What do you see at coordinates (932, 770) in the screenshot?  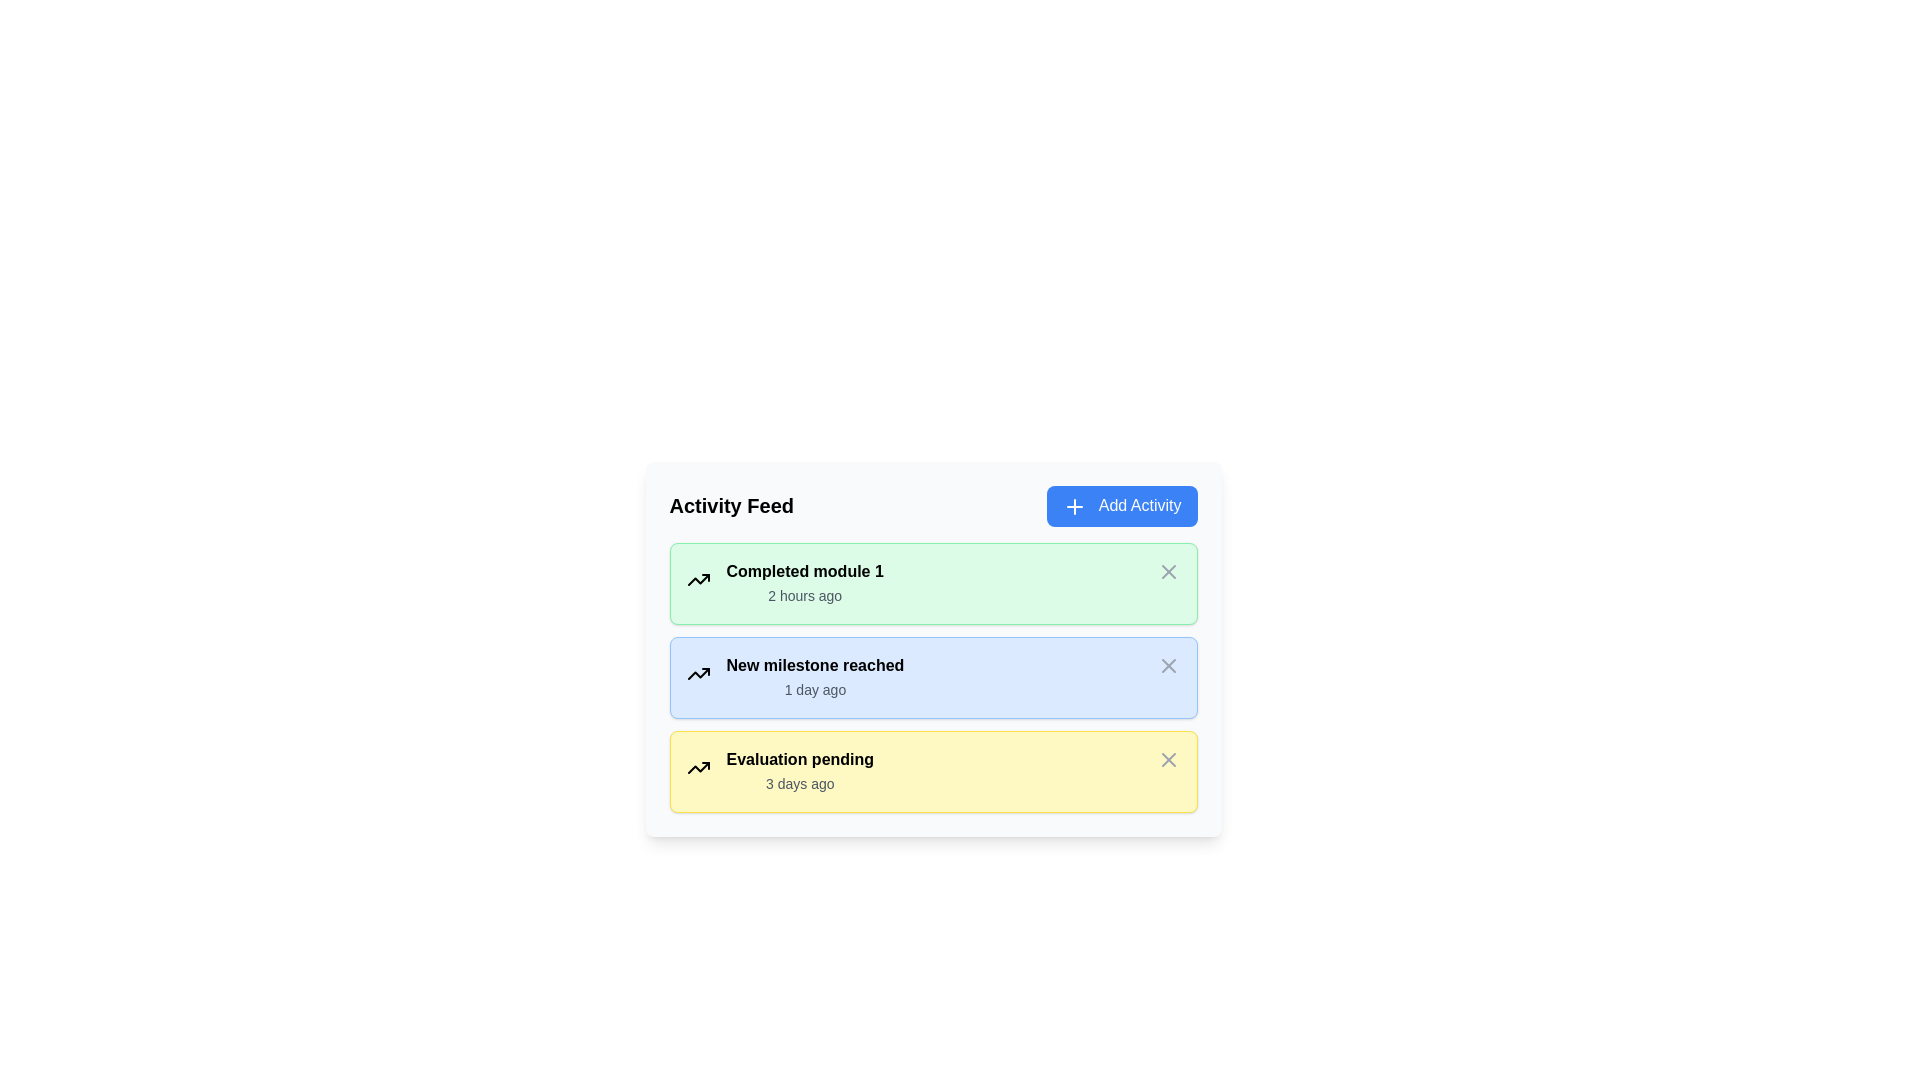 I see `information displayed on the notification card titled 'Evaluation pending', which is the last card in the activity feed with a yellow background and an interactive dismiss button` at bounding box center [932, 770].